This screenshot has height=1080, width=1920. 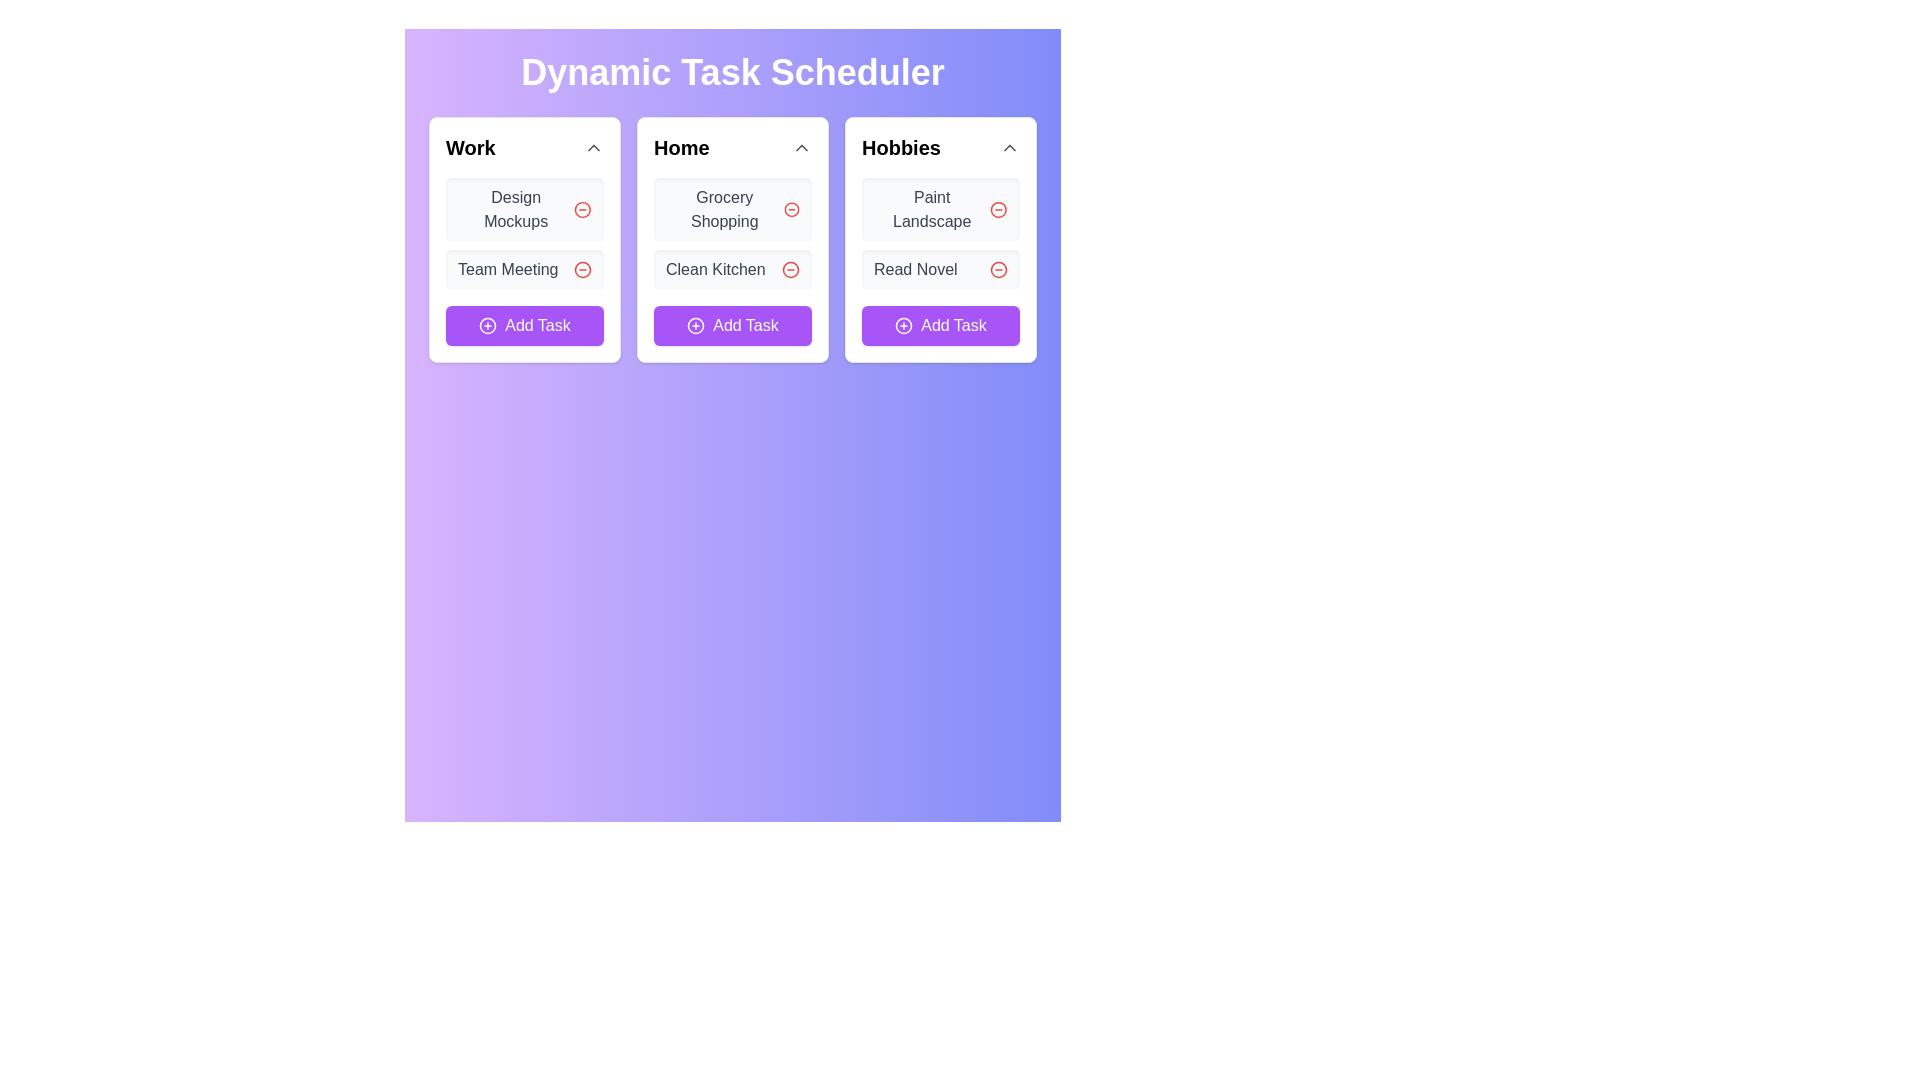 I want to click on the non-interactive text label representing the task 'Grocery Shopping' located at the top of the 'Home' task list, so click(x=723, y=209).